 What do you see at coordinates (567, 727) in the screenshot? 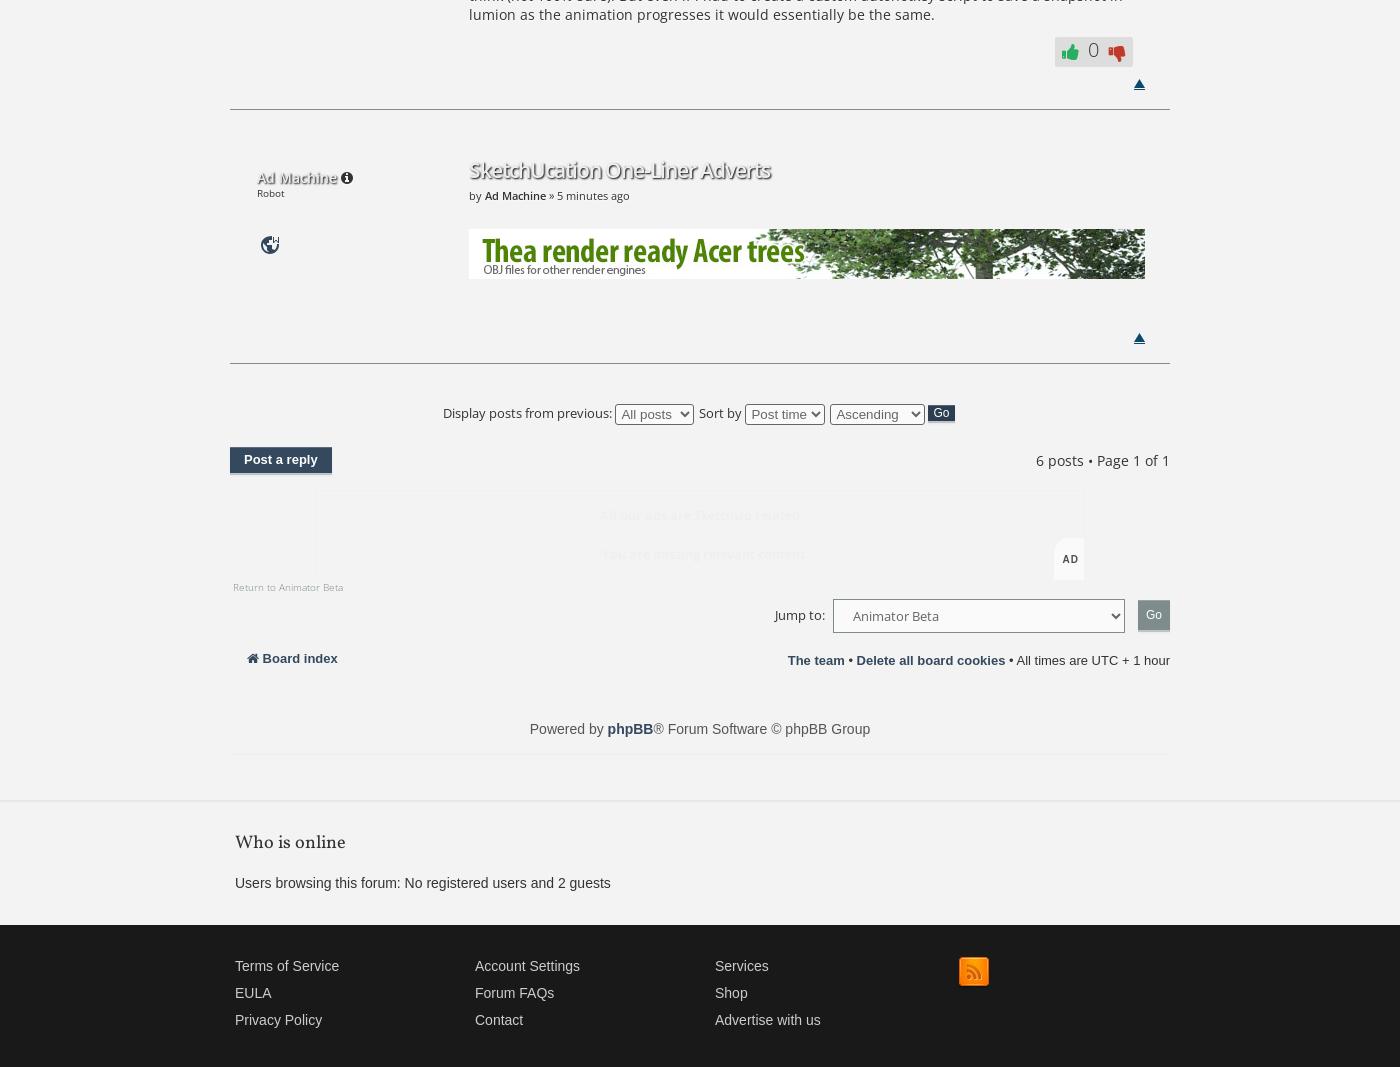
I see `'Powered by'` at bounding box center [567, 727].